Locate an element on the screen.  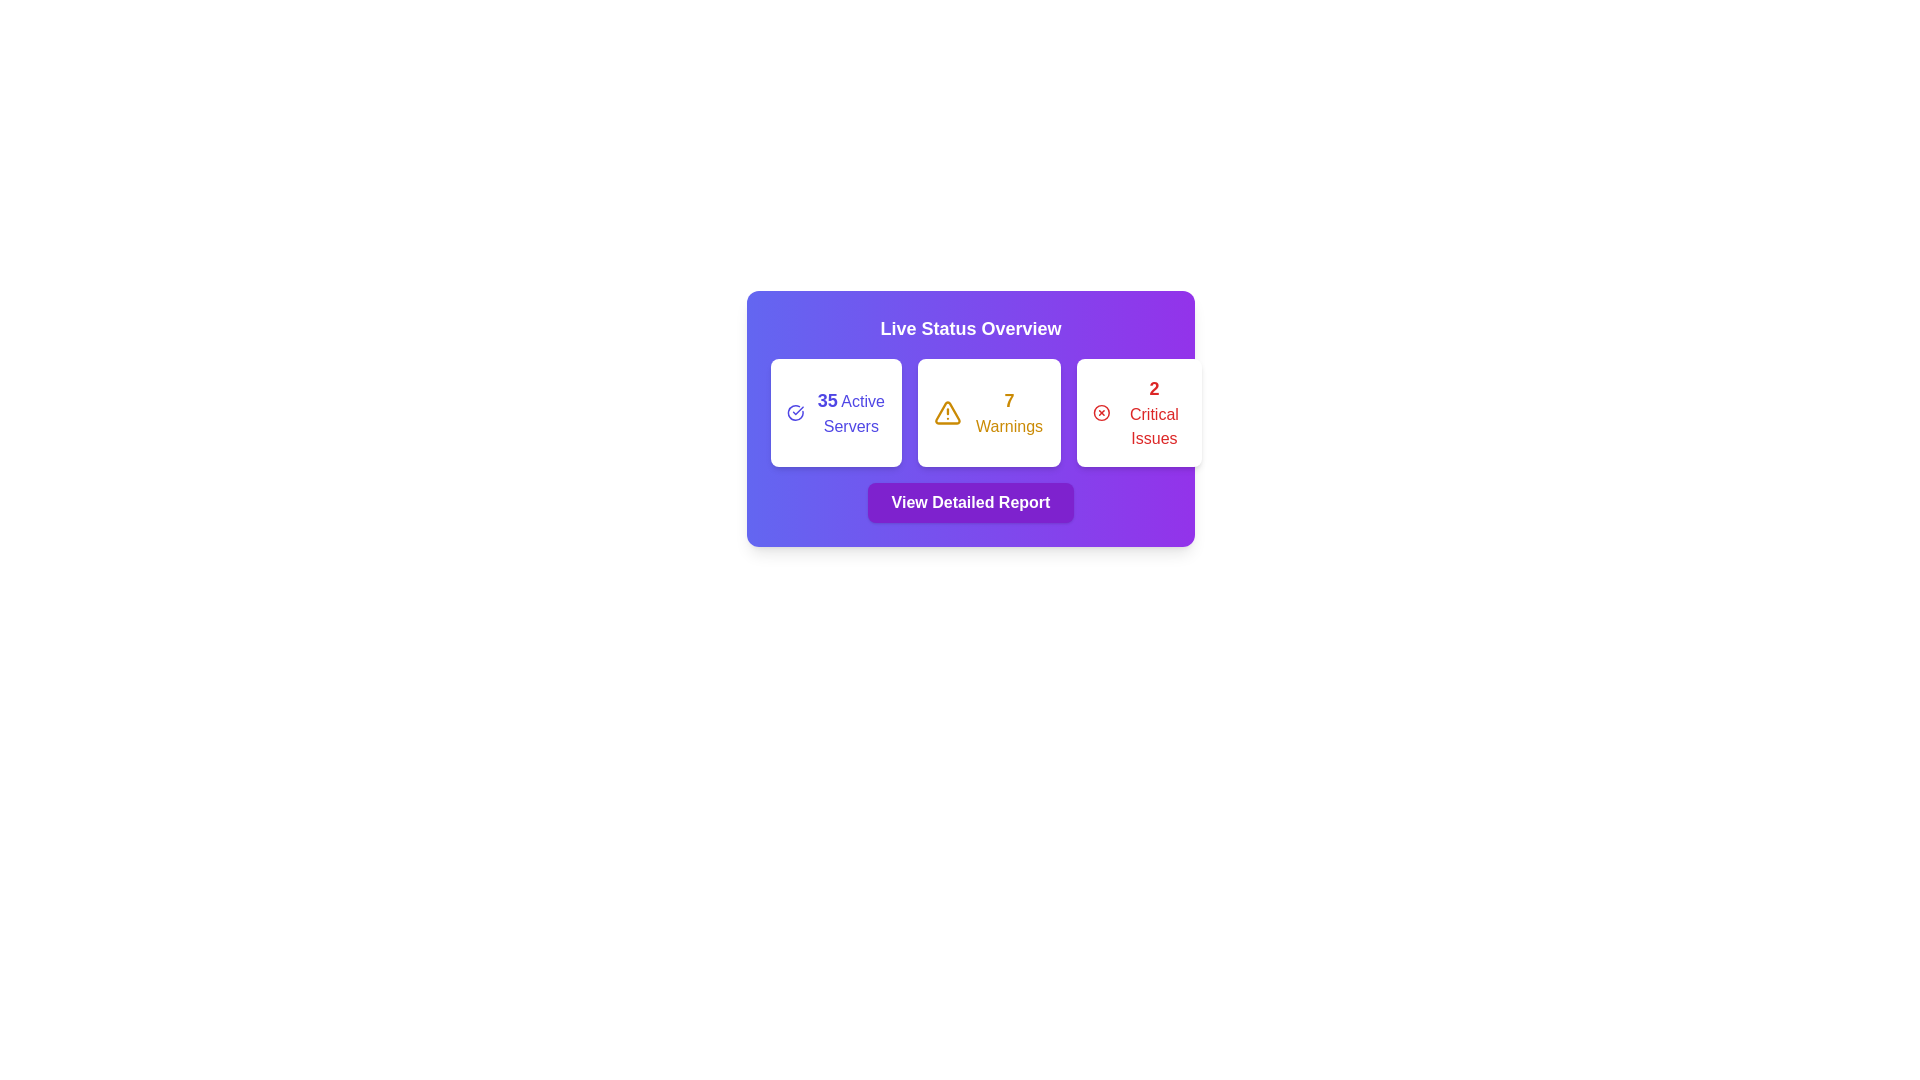
the button with the purple gradient background labeled 'View Detailed Report' to possibly display a tooltip or highlight effect is located at coordinates (970, 501).